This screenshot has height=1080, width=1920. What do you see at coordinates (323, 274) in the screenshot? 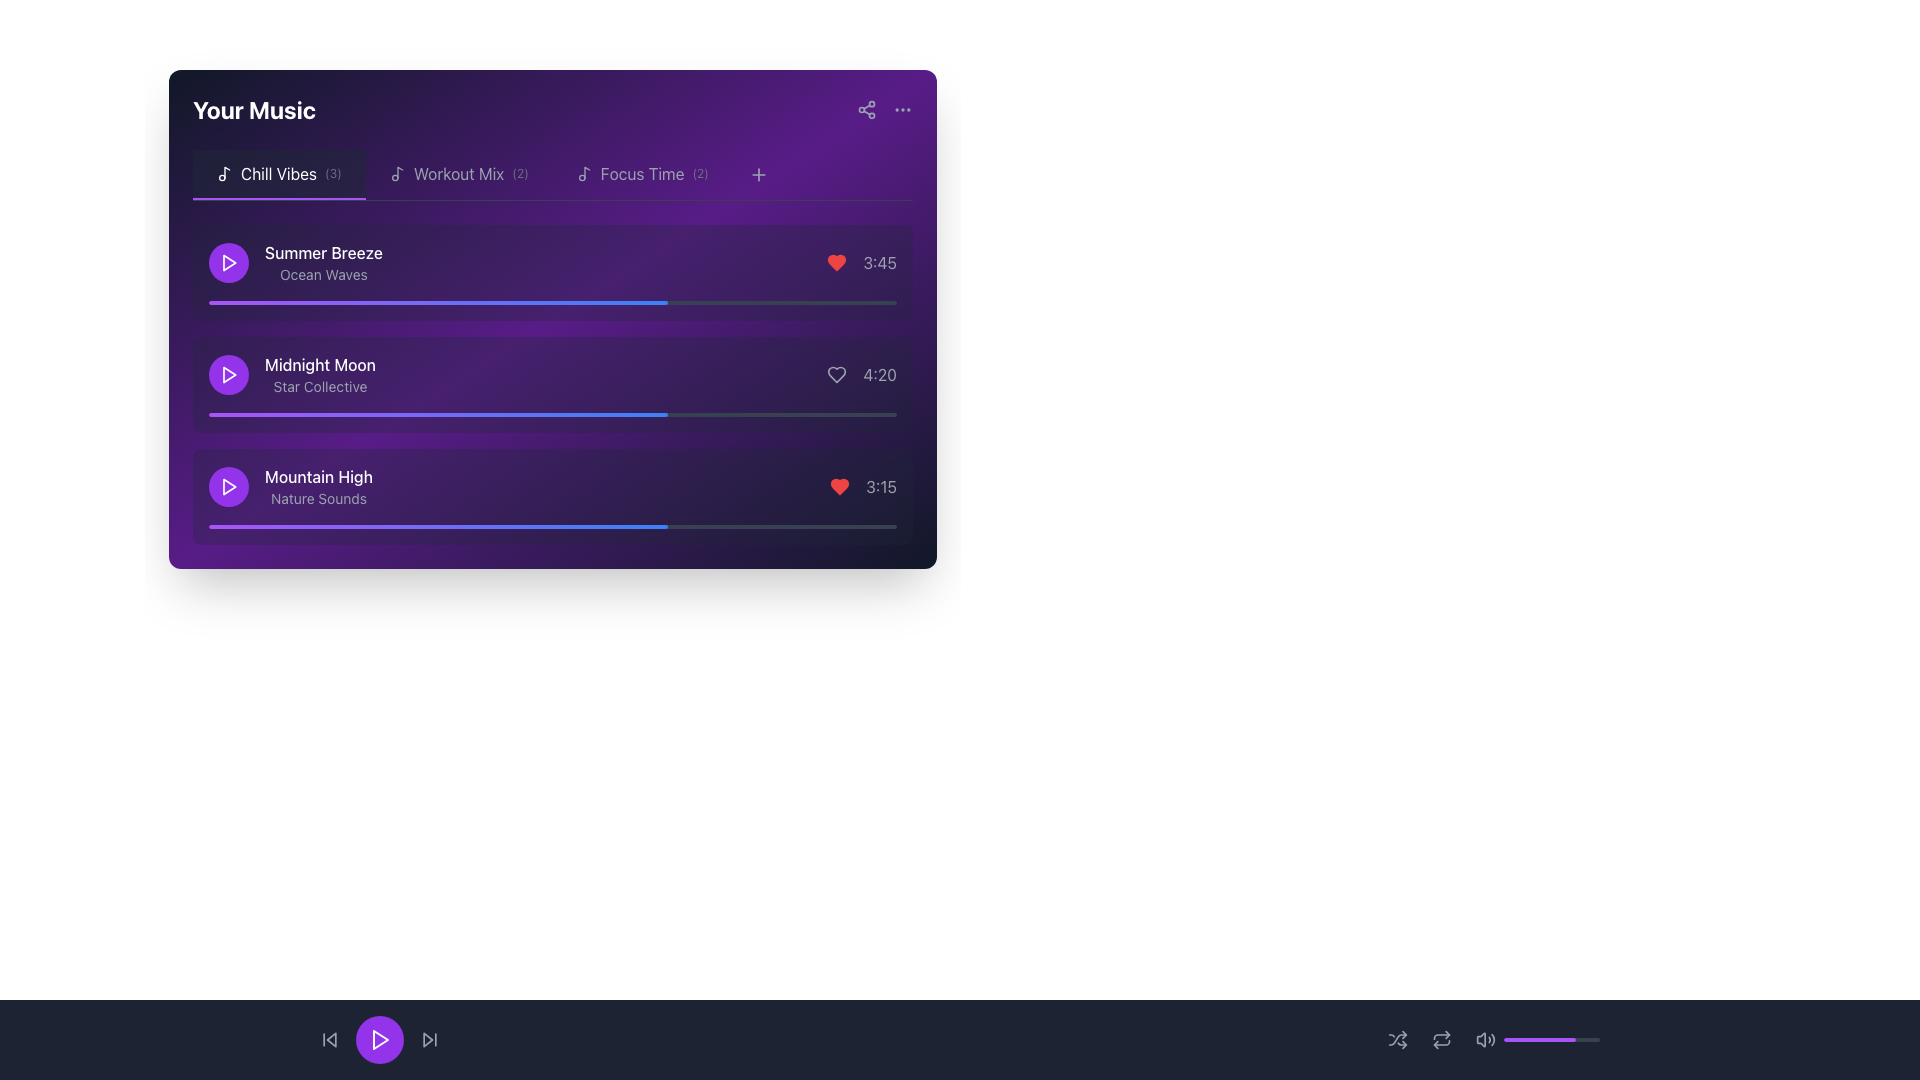
I see `the text label that describes the 'Summer Breeze' title, located directly below it and indicating additional metadata such as origin, category, or theme` at bounding box center [323, 274].